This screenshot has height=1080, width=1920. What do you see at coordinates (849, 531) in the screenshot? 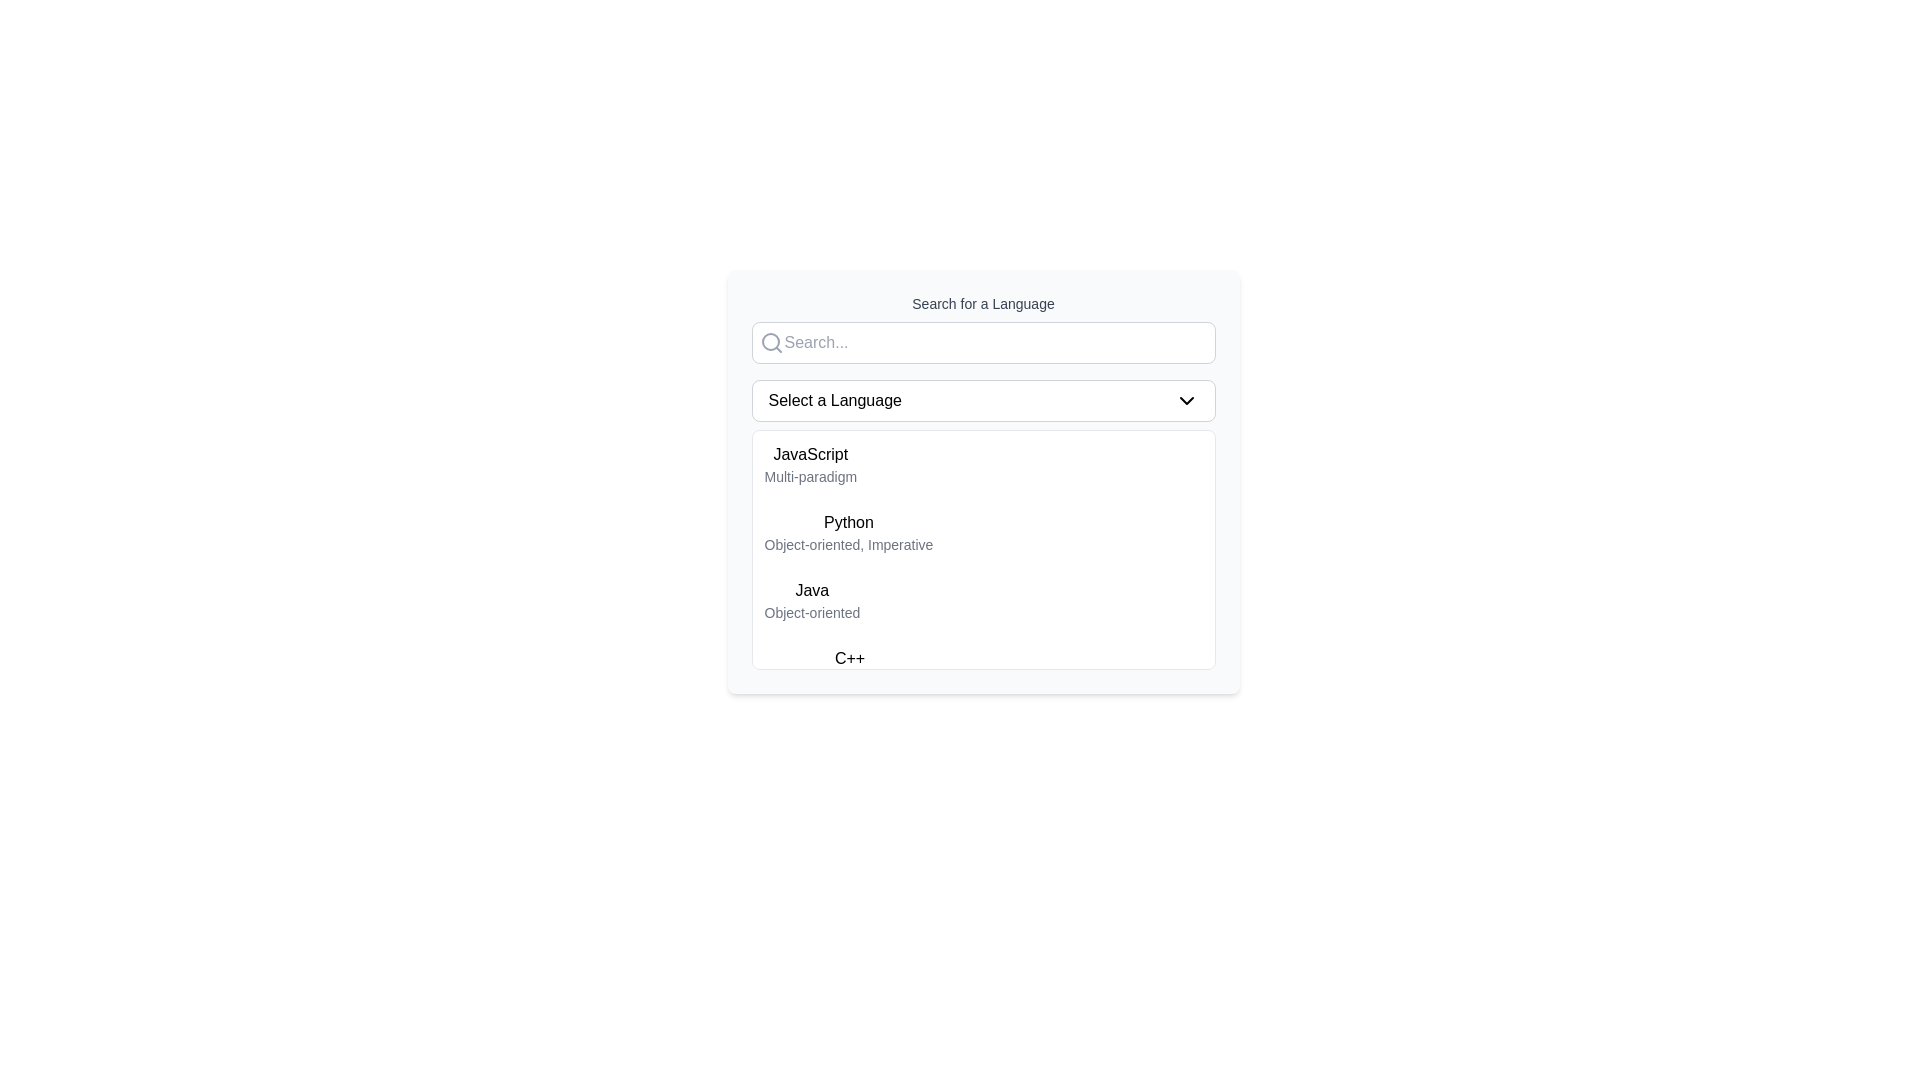
I see `the Python text block, which contains its title and description` at bounding box center [849, 531].